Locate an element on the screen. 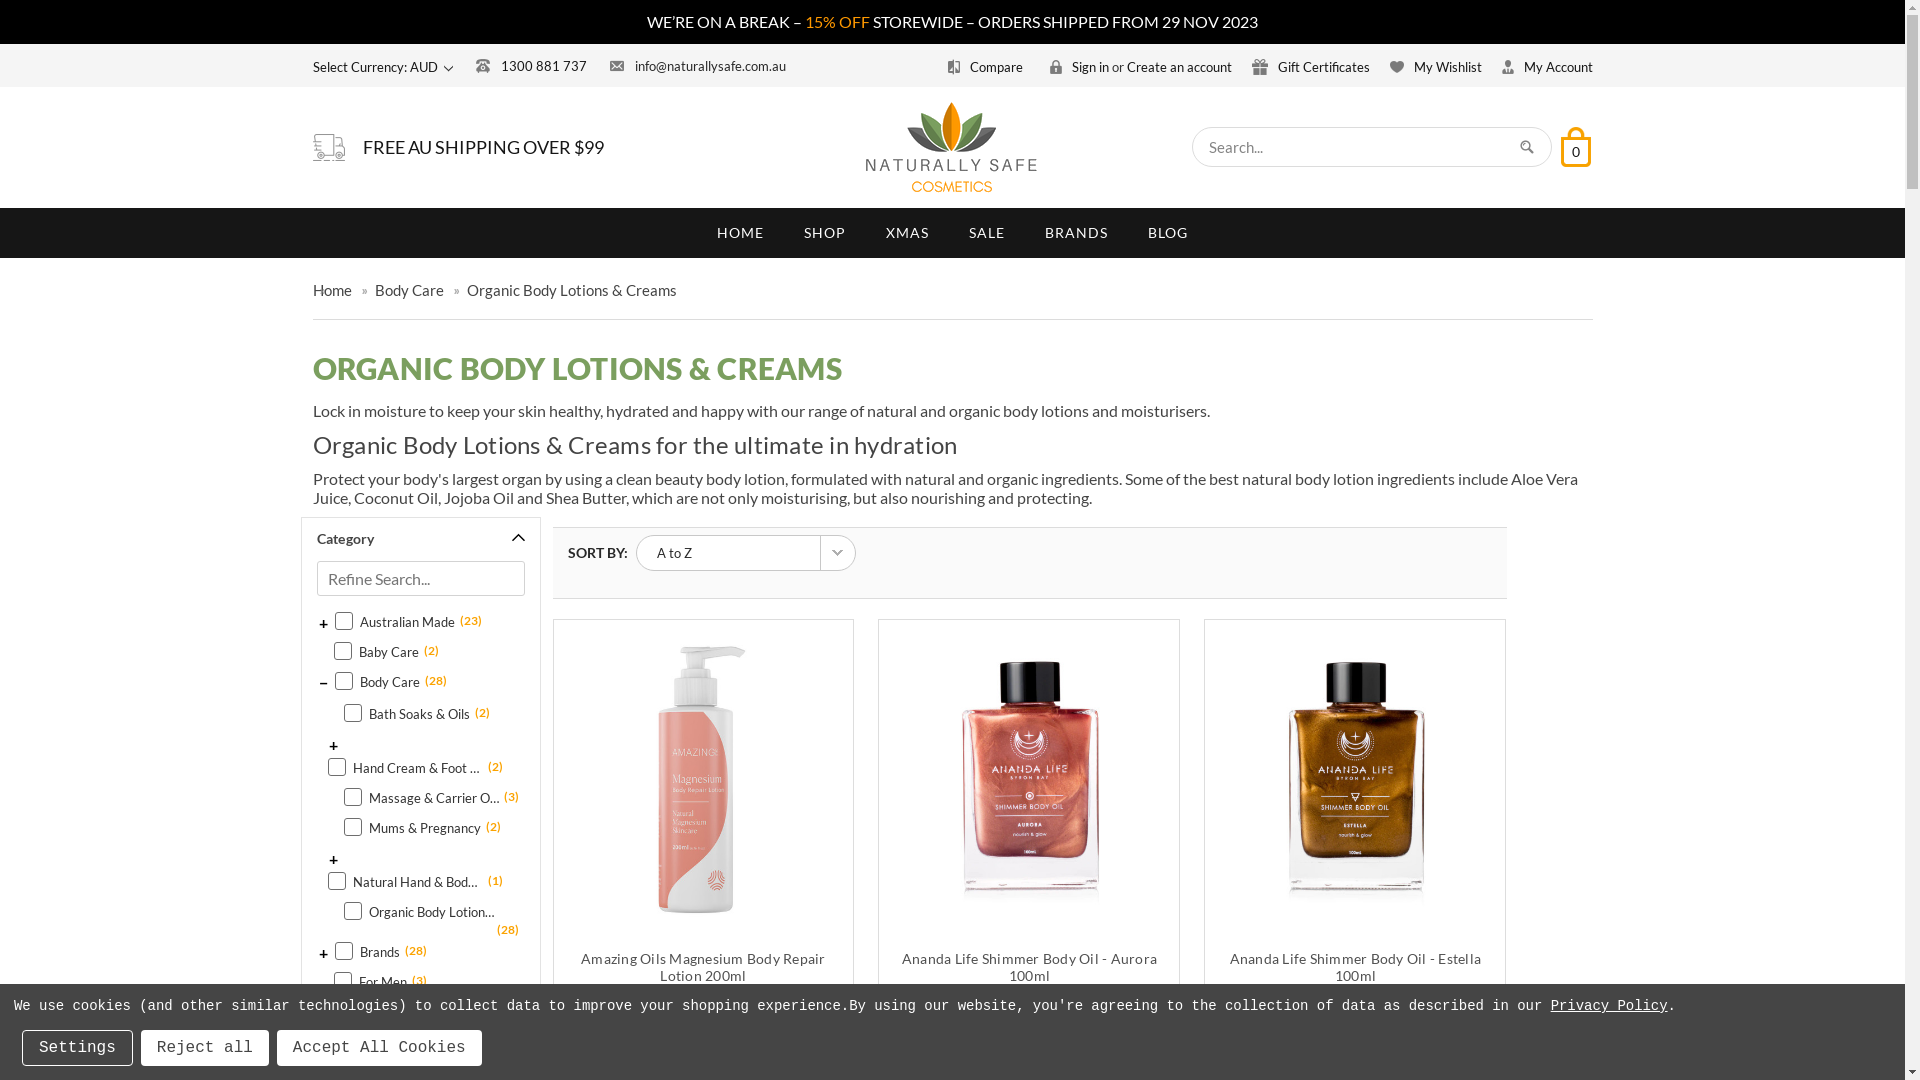 This screenshot has height=1080, width=1920. 'Sign in' is located at coordinates (1078, 65).